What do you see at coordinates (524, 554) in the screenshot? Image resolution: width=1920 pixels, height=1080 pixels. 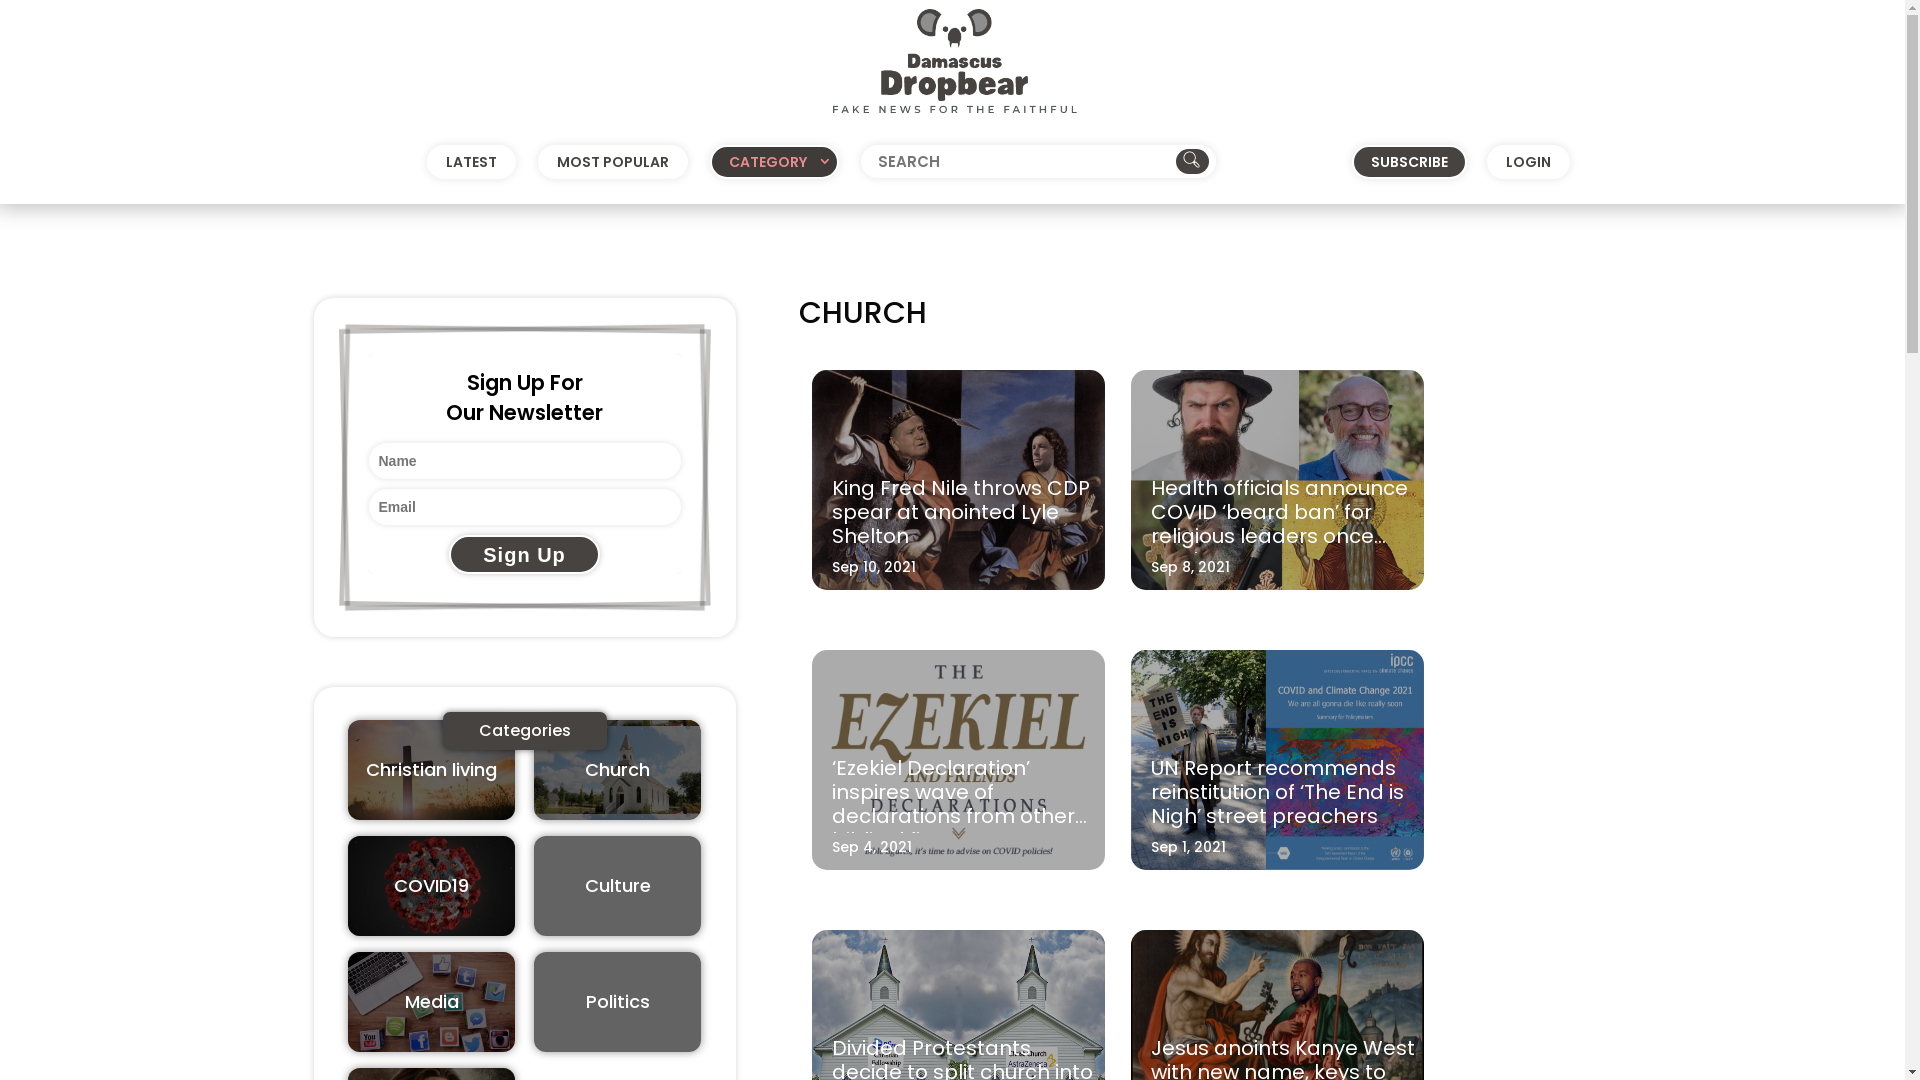 I see `'Sign Up'` at bounding box center [524, 554].